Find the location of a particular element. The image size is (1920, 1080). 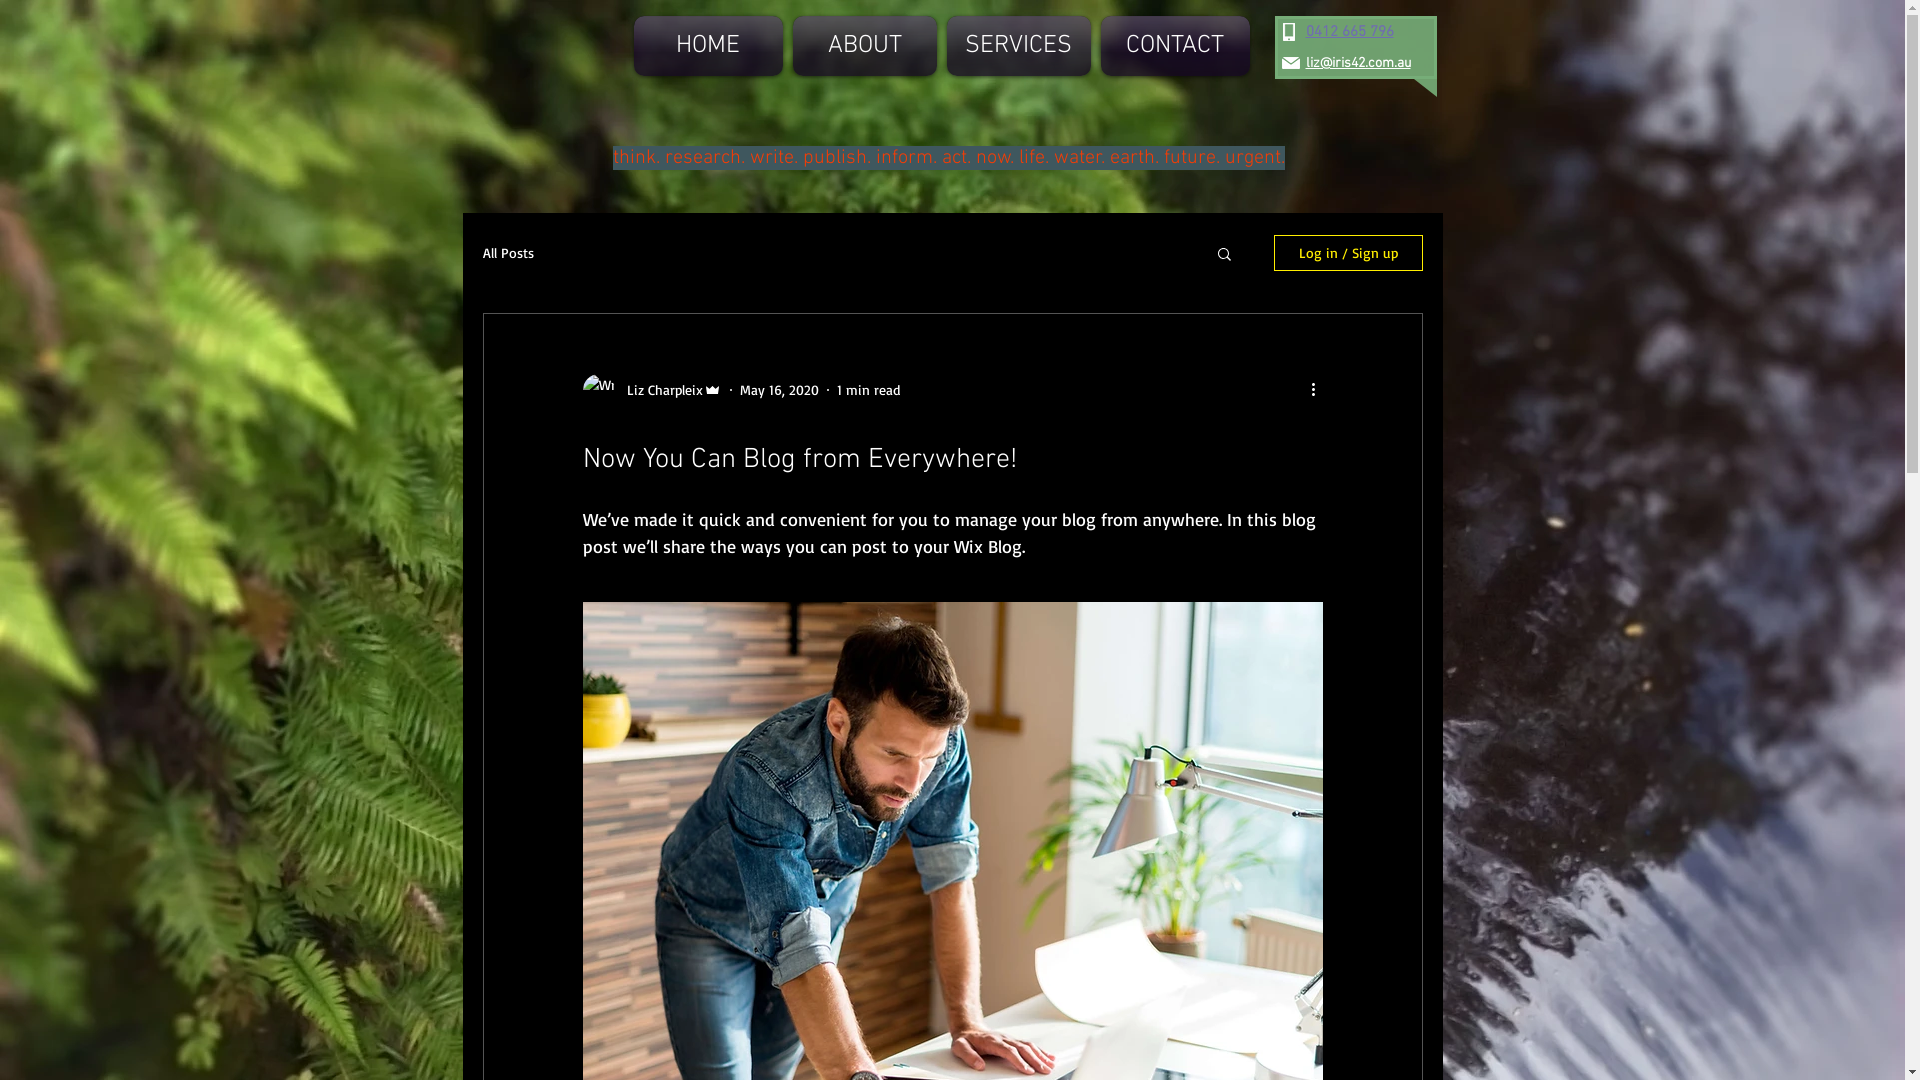

'liz@iris42.com.au' is located at coordinates (1358, 62).